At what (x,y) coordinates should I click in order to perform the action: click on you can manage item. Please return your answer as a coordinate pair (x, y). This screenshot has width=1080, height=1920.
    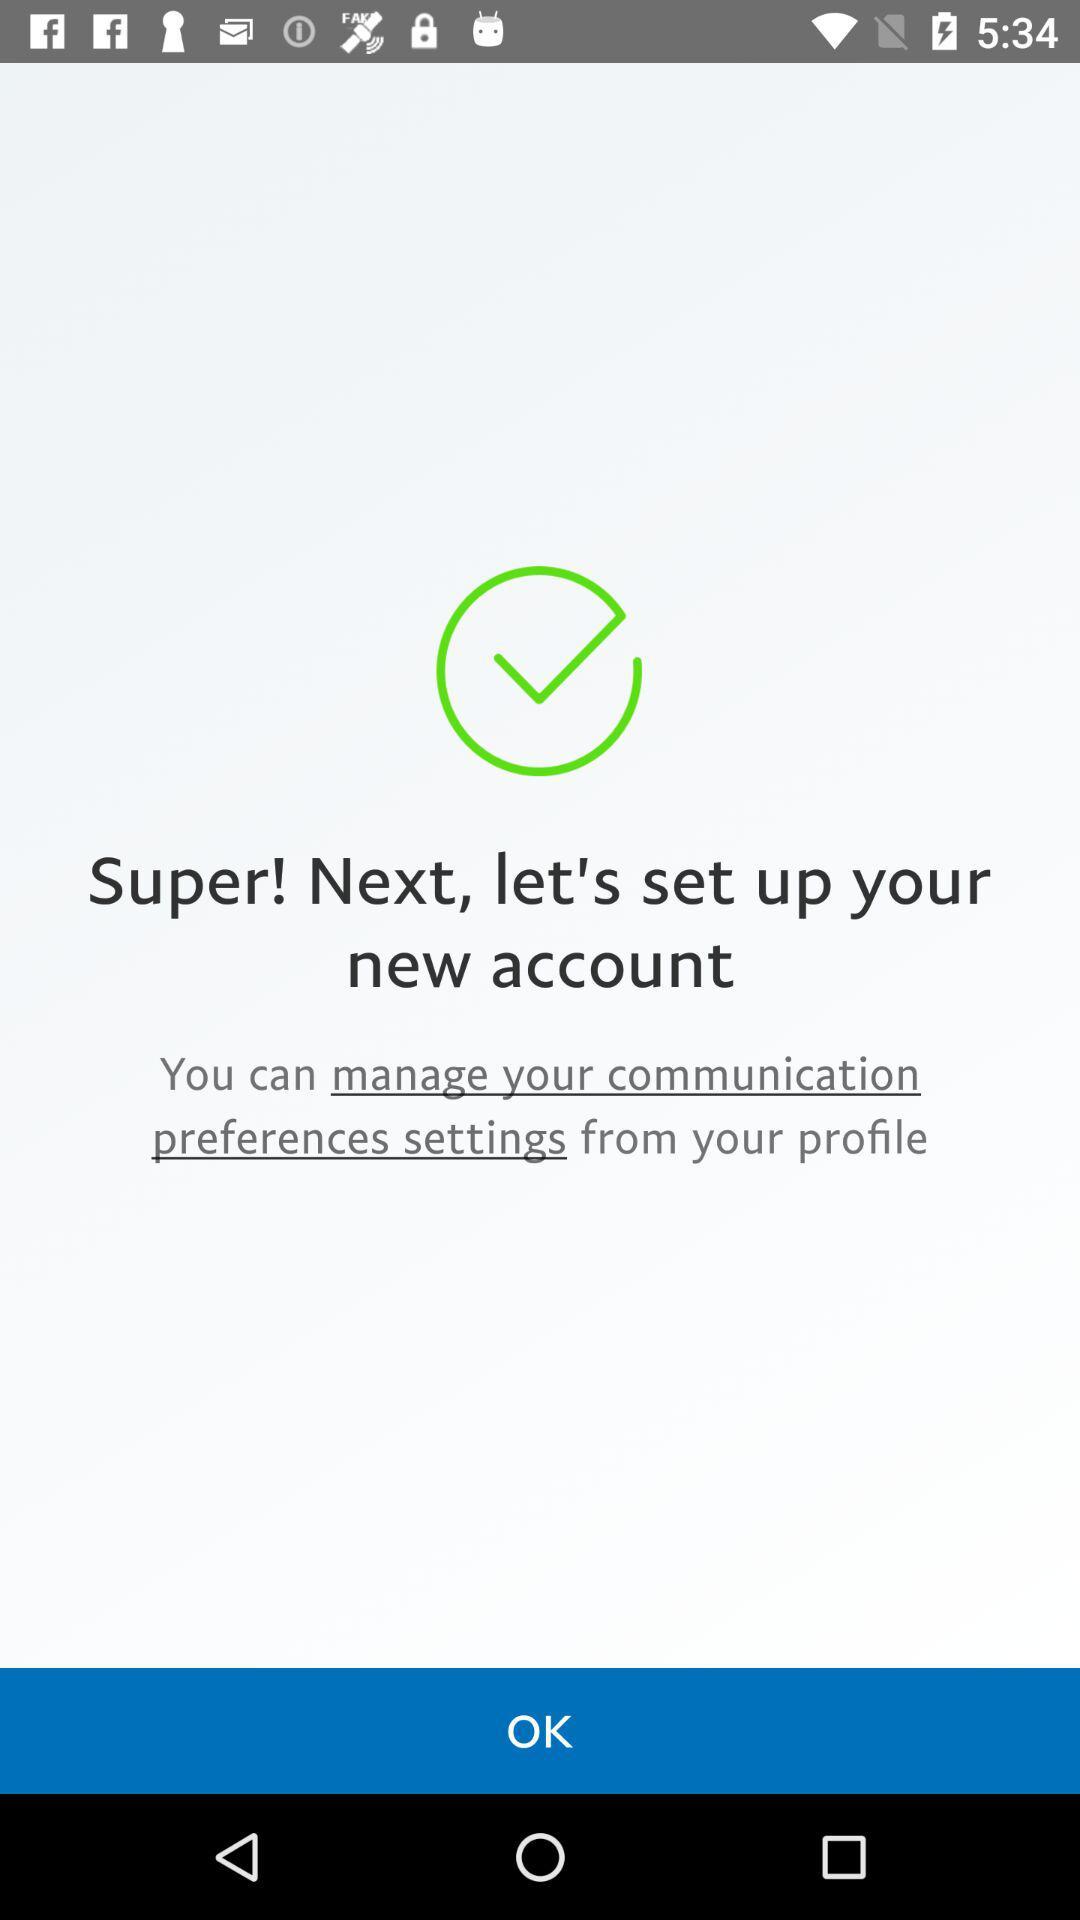
    Looking at the image, I should click on (540, 1103).